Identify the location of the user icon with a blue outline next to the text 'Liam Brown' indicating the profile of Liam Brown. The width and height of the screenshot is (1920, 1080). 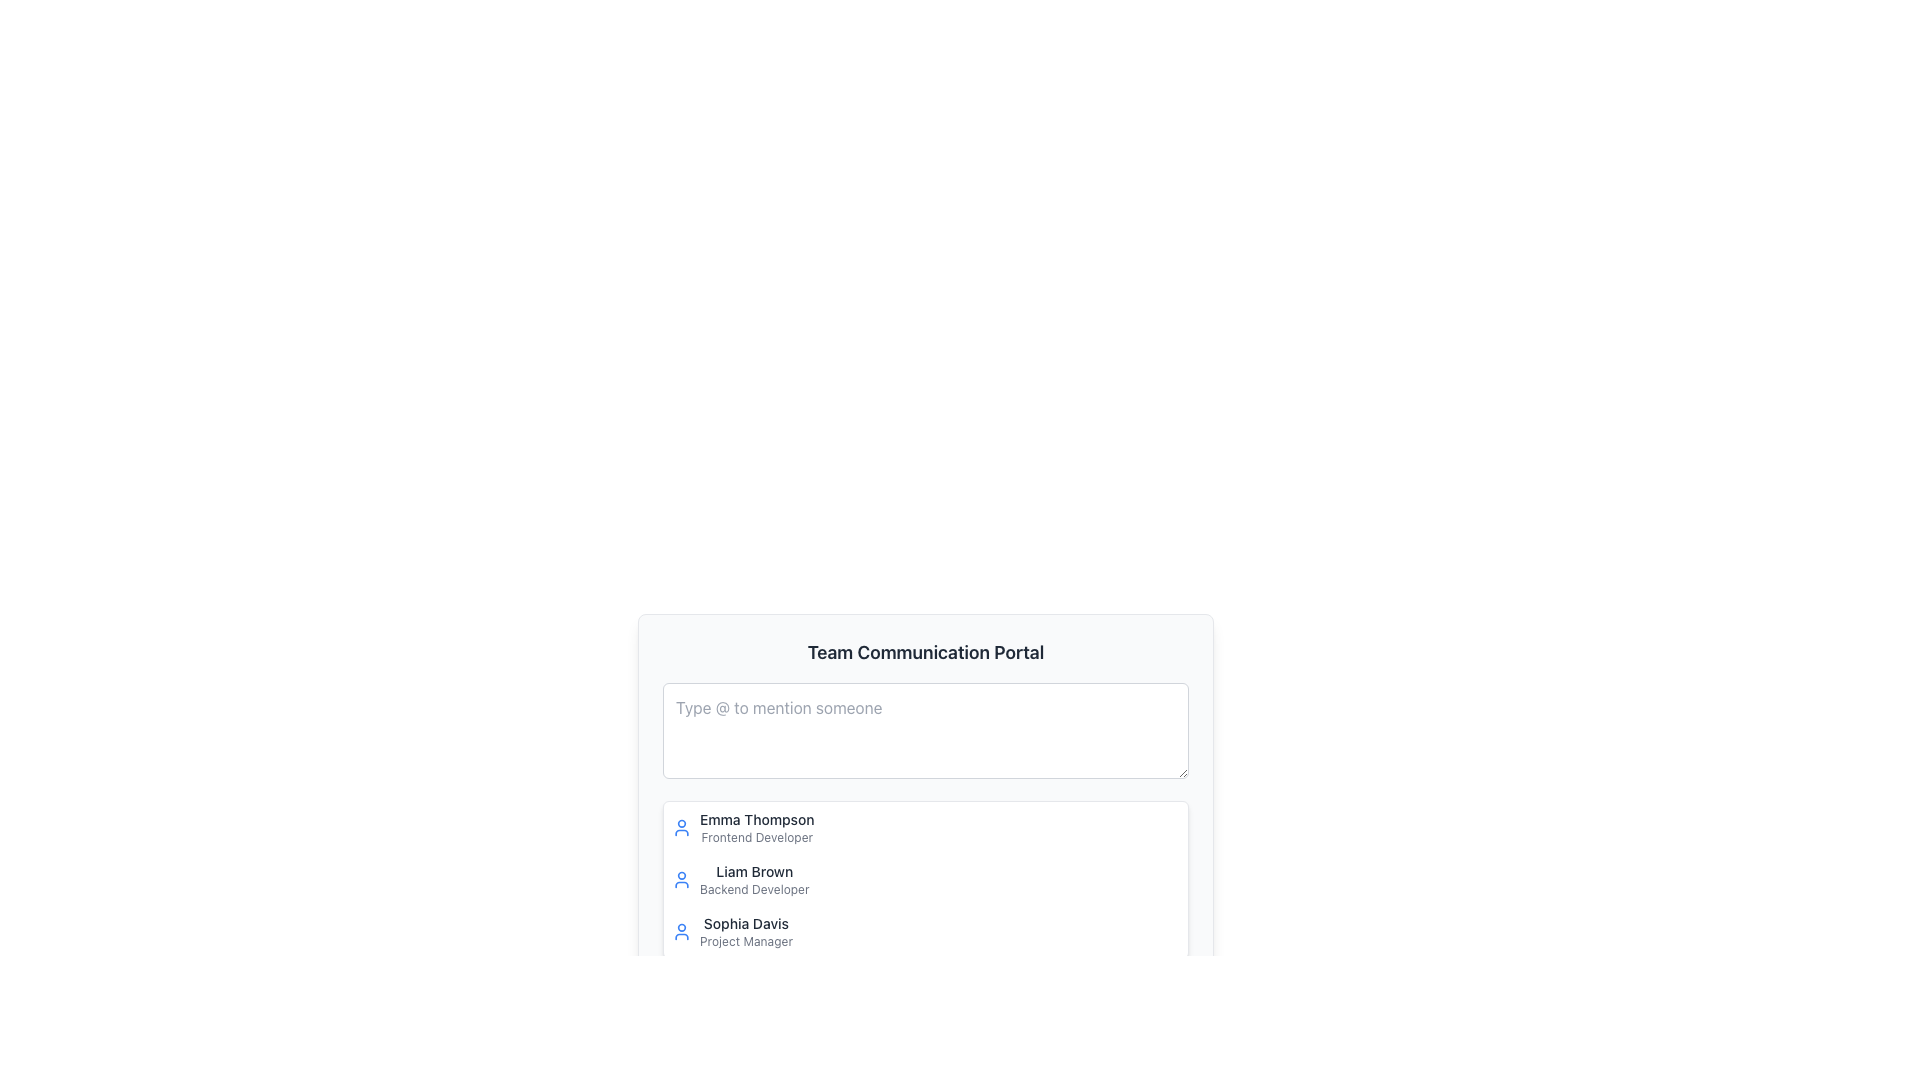
(681, 878).